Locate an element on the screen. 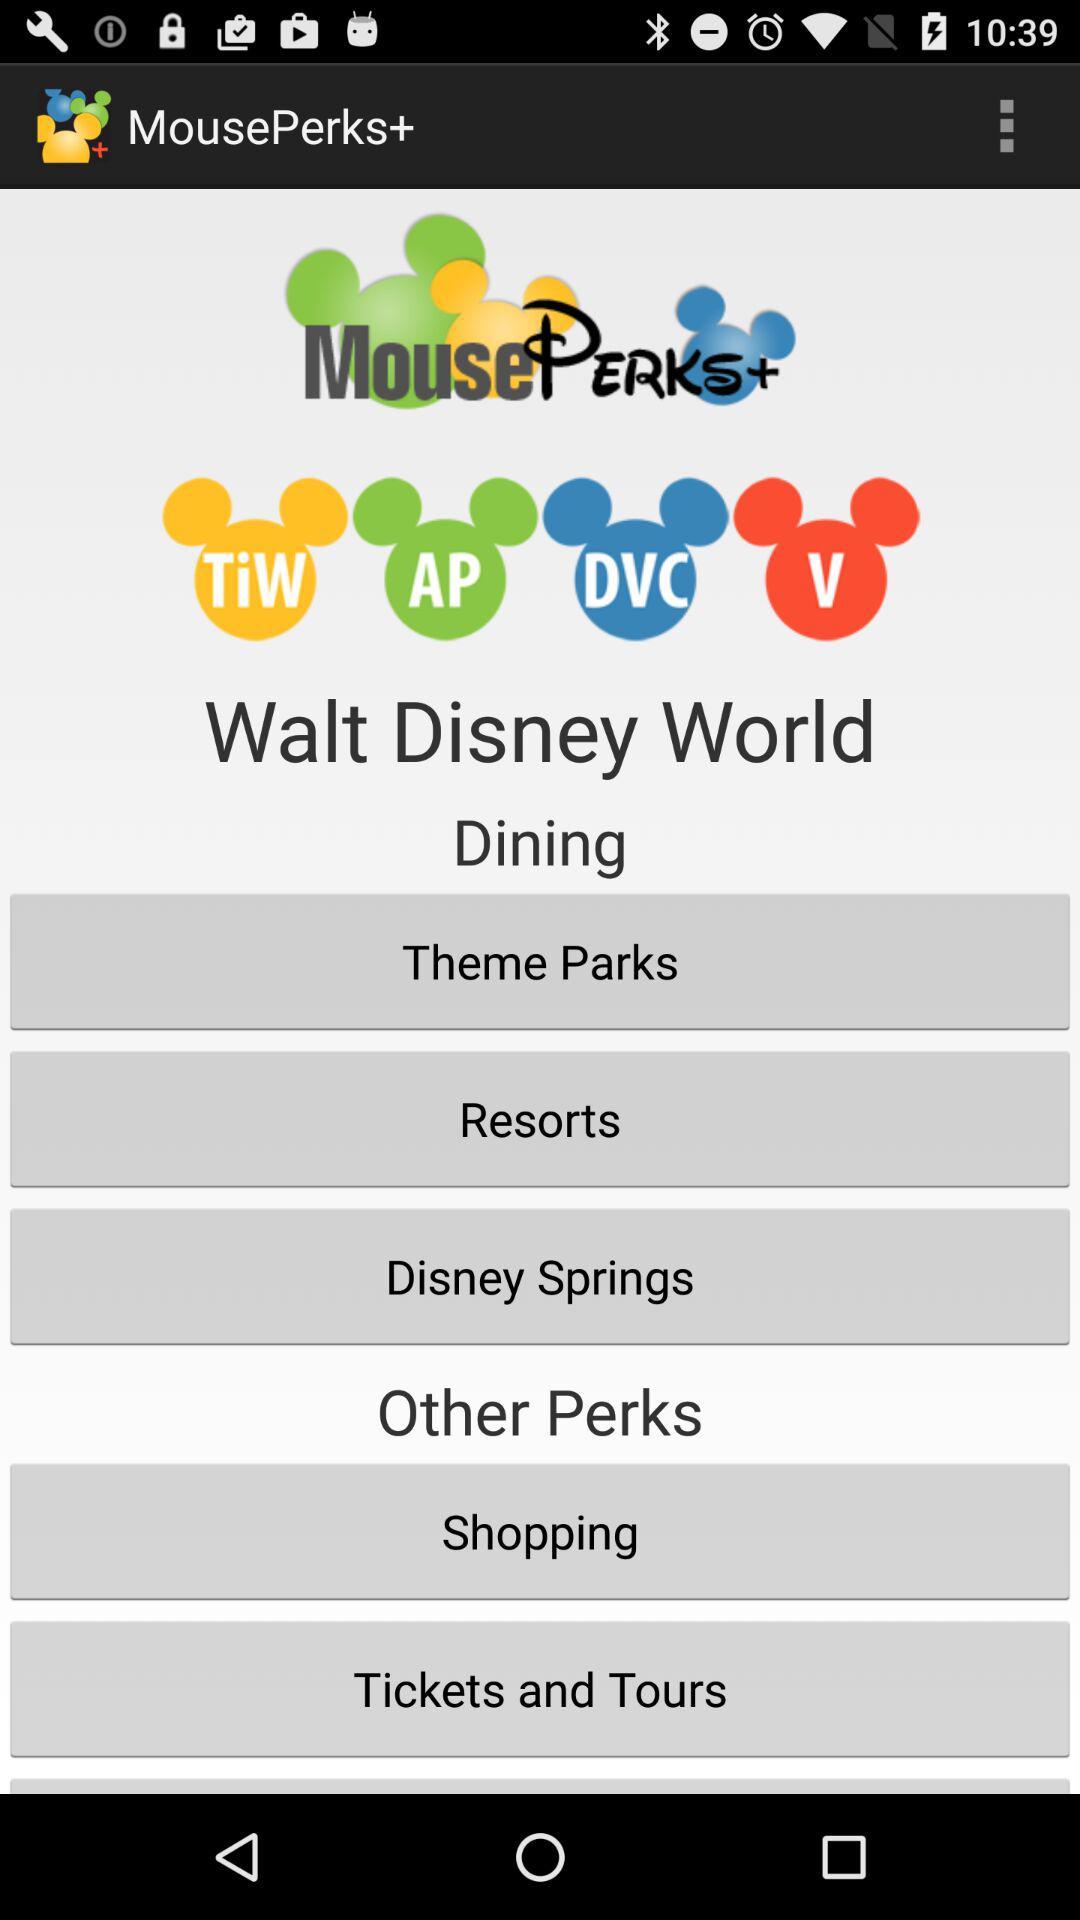 The image size is (1080, 1920). resorts button is located at coordinates (540, 1117).